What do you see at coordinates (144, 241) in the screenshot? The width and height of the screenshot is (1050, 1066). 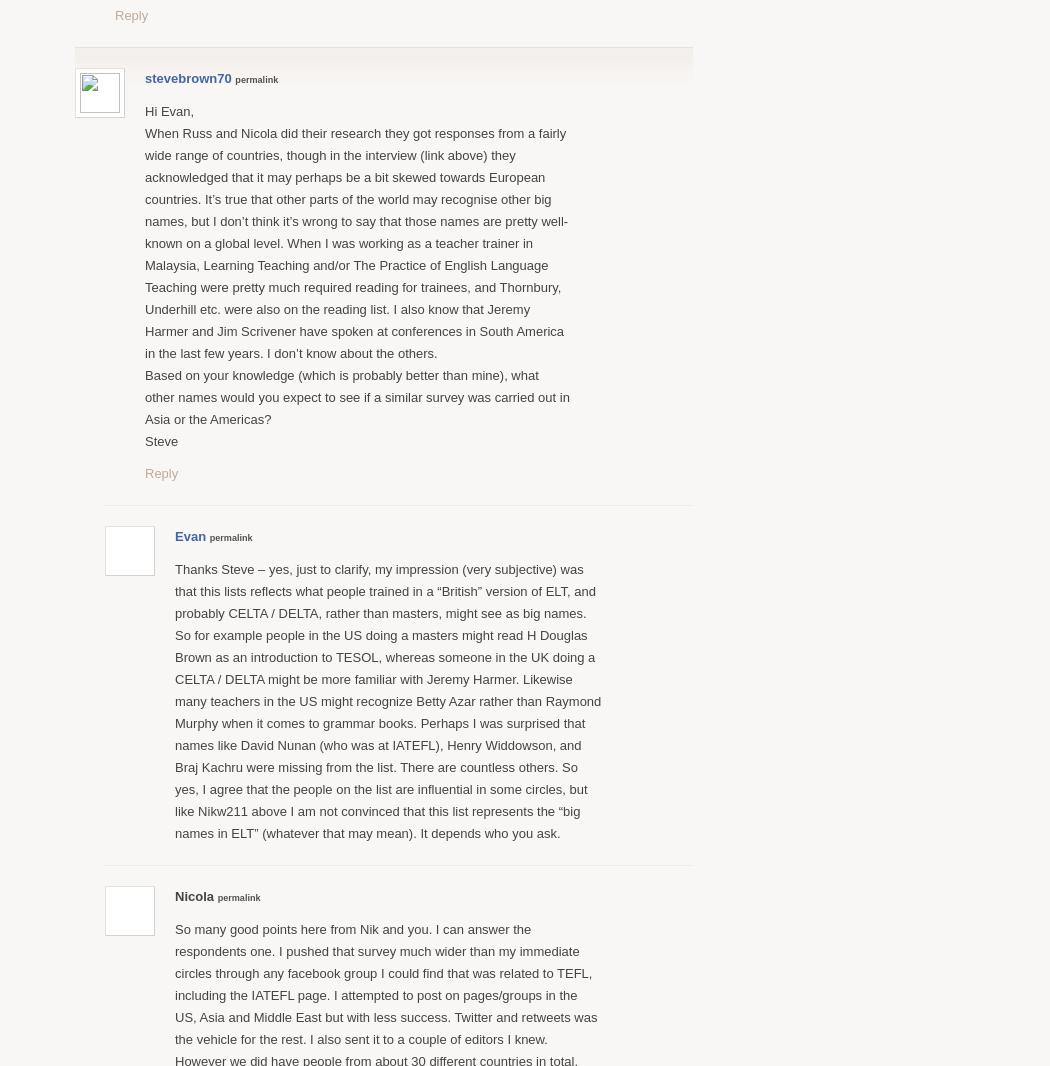 I see `'When Russ and Nicola did their research they got responses from a fairly wide range of countries, though in the interview (link above) they acknowledged that it may perhaps be a bit skewed towards European countries. It’s true that other parts of the world may recognise other big names, but I don’t think it’s wrong to say that those names are pretty well-known on a global level. When I was working as a teacher trainer in Malaysia, Learning Teaching and/or The Practice of English Language Teaching were pretty much required reading for trainees, and Thornbury, Underhill etc. were also on the reading list. I also know that Jeremy Harmer and Jim Scrivener have spoken at conferences in South America in the last few years. I don’t know about the others.'` at bounding box center [144, 241].